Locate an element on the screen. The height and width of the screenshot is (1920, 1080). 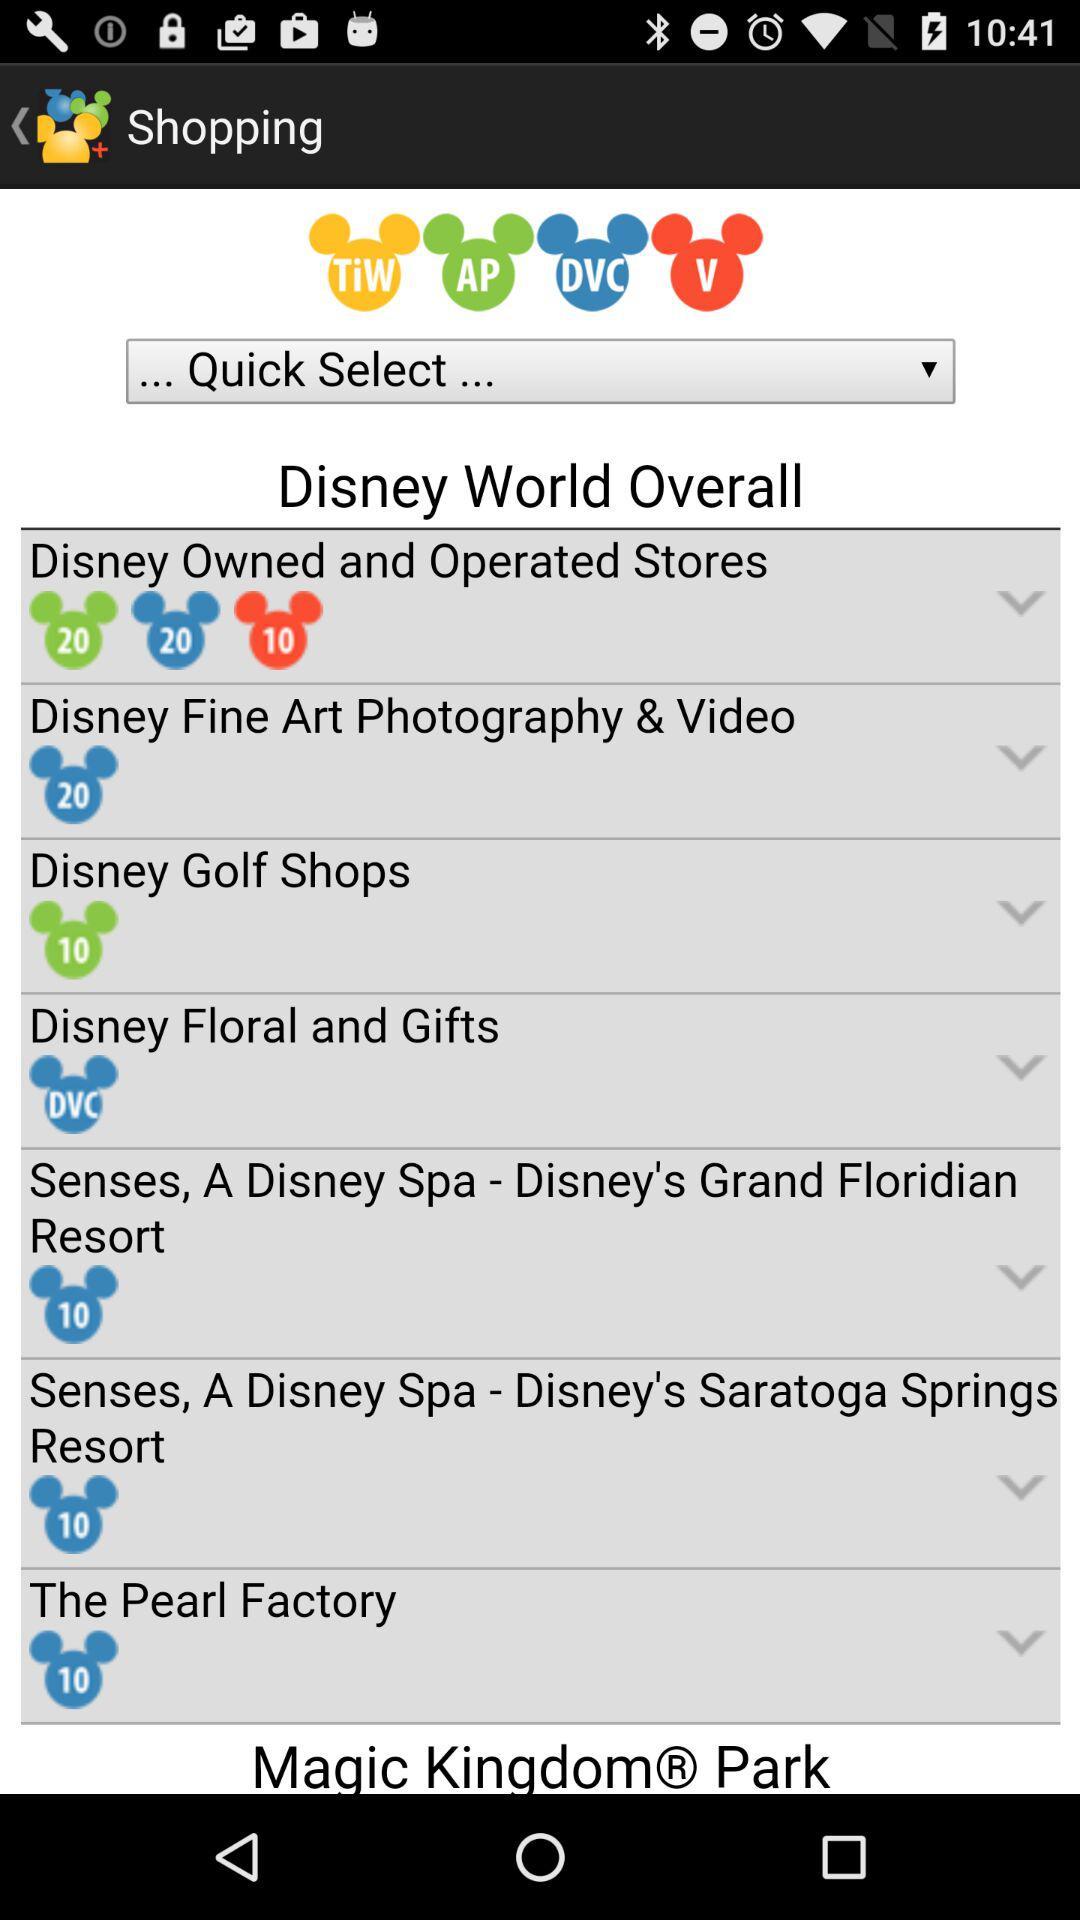
browse features is located at coordinates (540, 991).